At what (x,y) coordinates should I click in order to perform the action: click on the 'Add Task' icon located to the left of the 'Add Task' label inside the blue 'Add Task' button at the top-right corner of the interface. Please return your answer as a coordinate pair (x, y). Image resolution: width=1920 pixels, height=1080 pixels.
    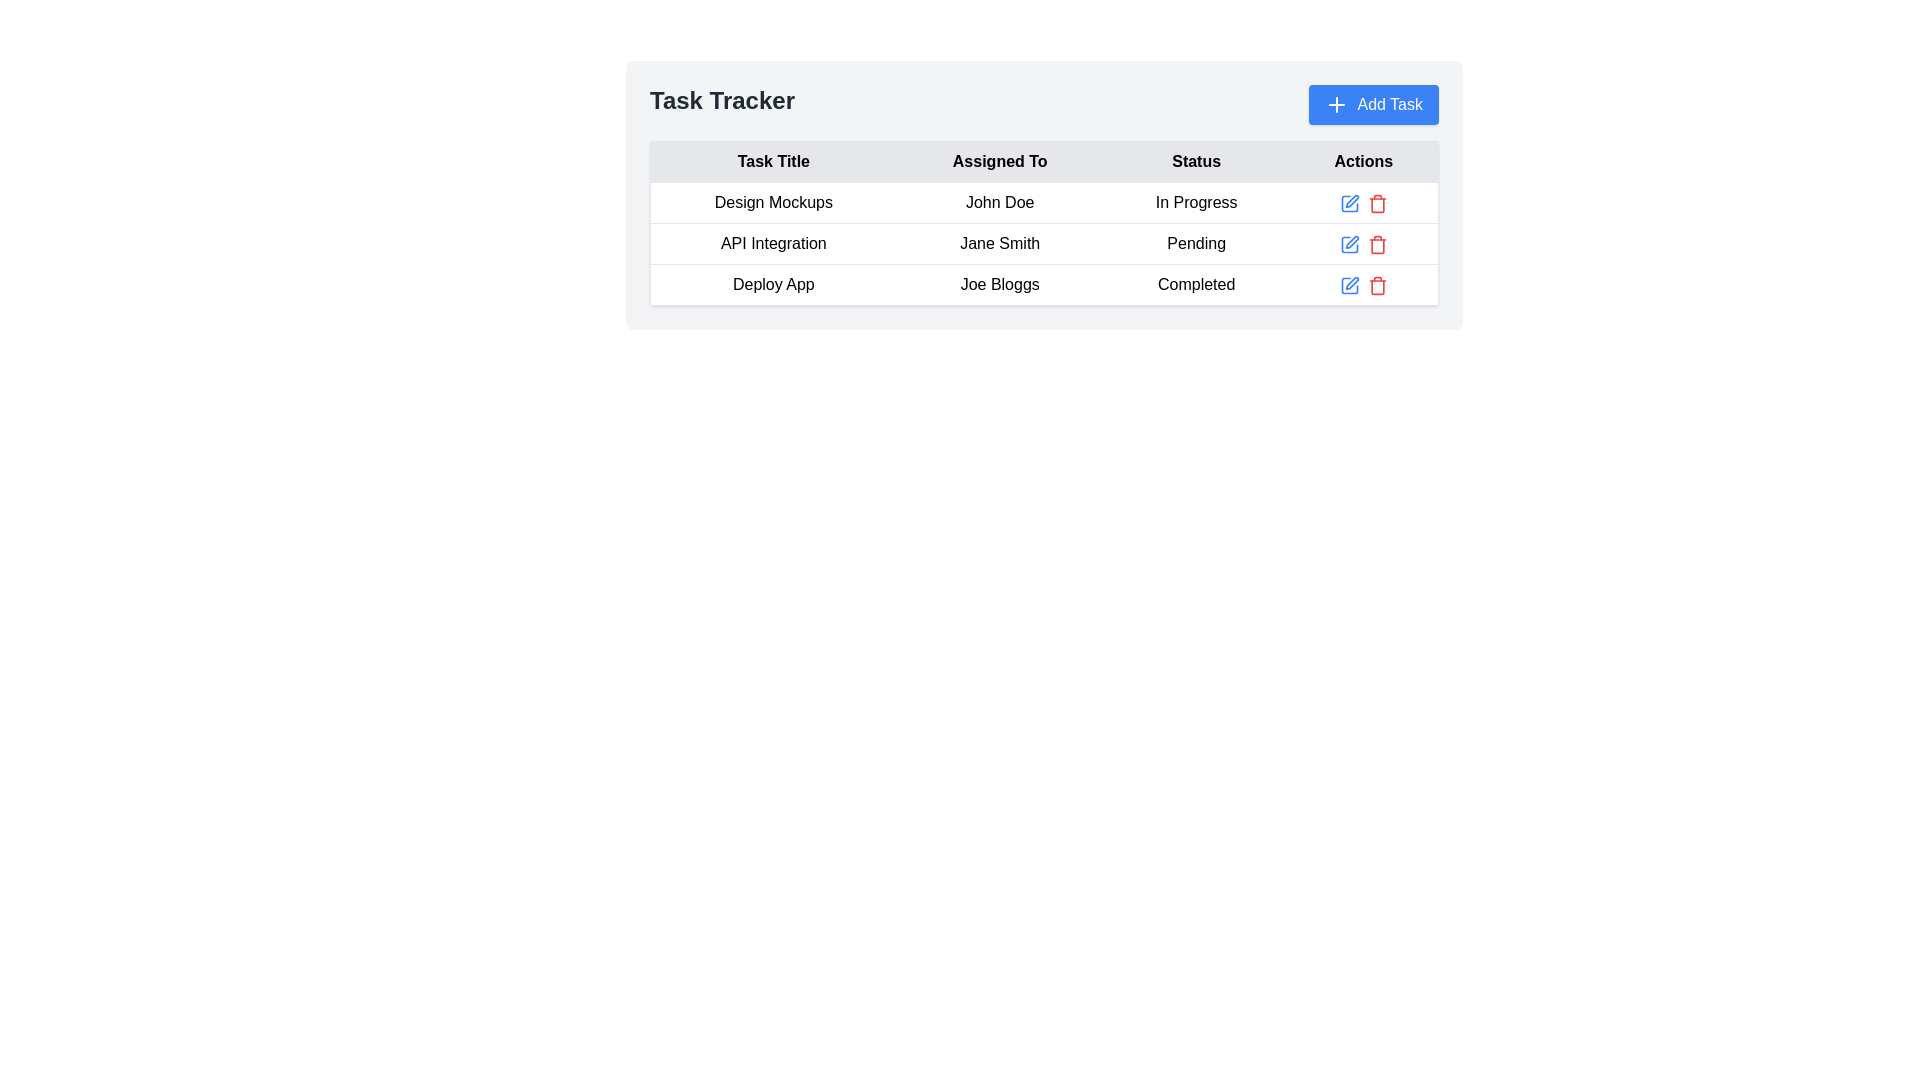
    Looking at the image, I should click on (1337, 104).